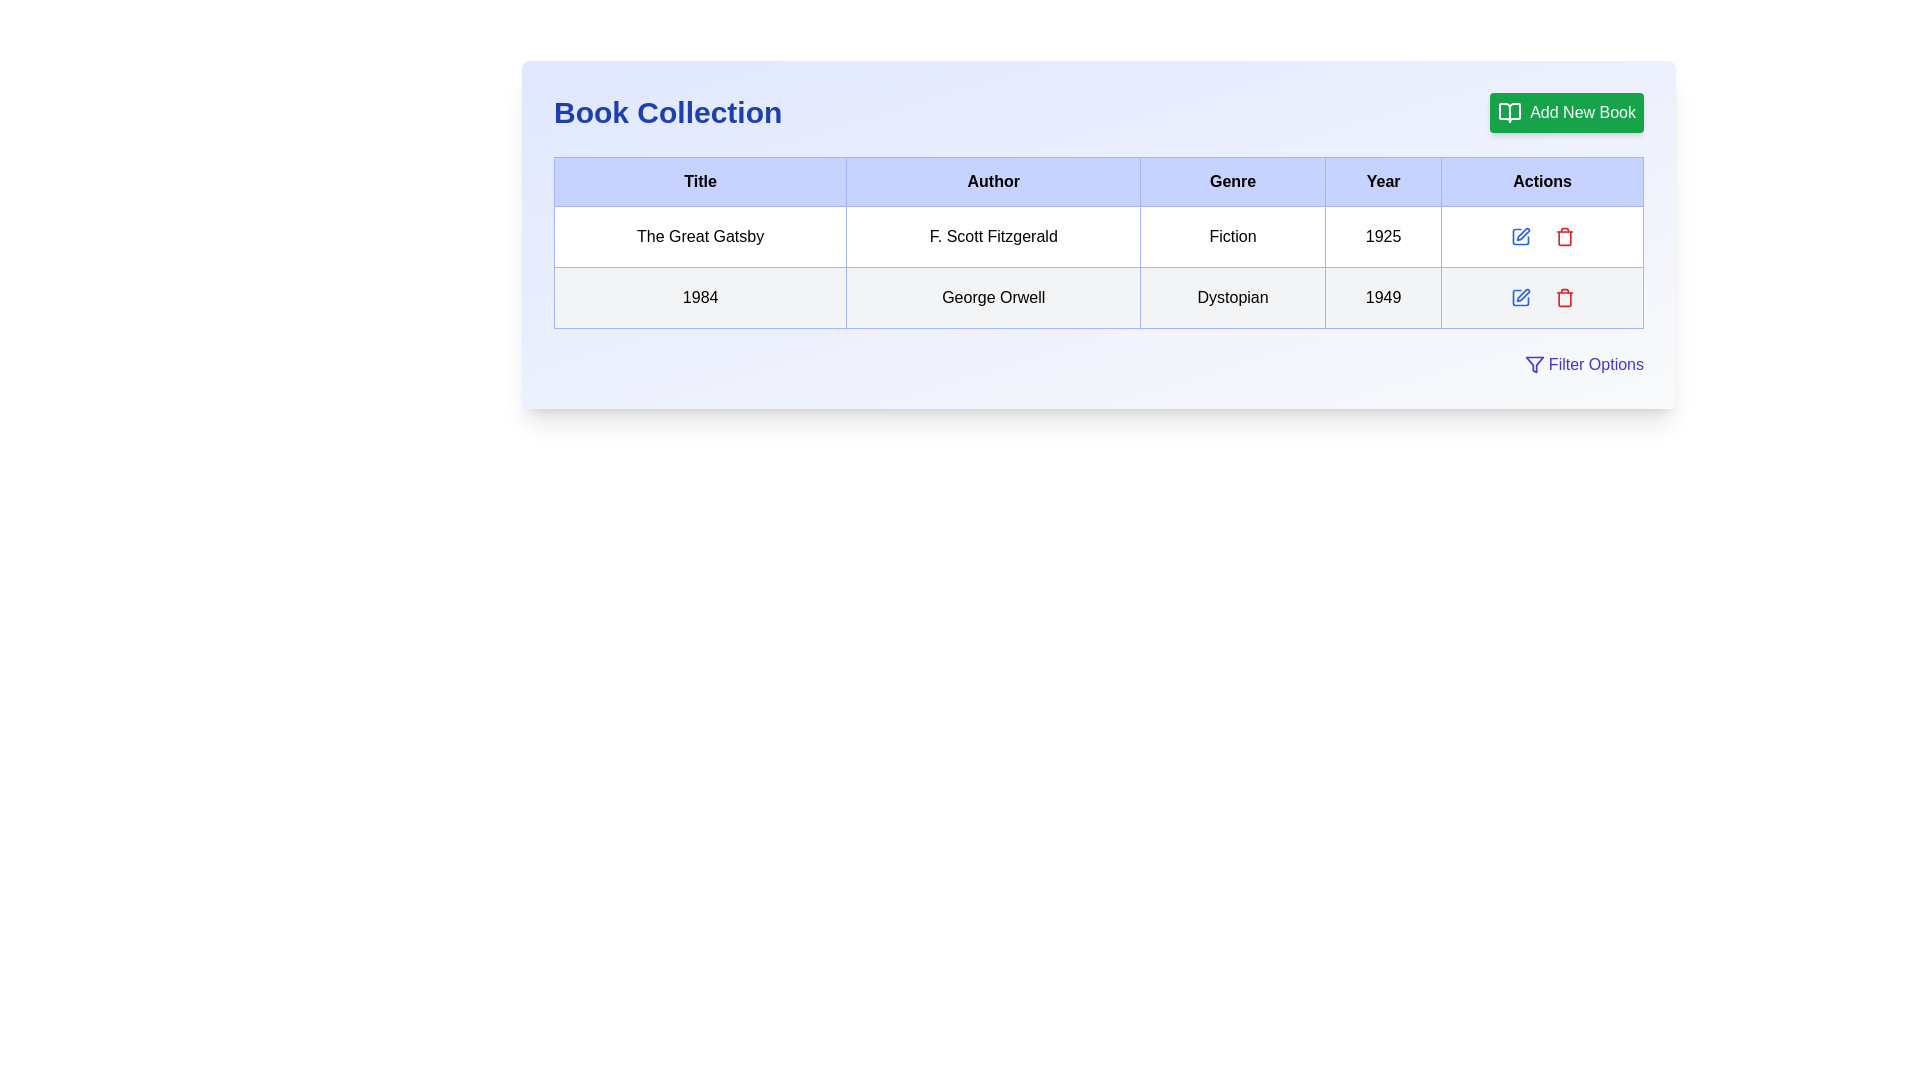 This screenshot has width=1920, height=1080. I want to click on the table row containing data for the book titled 'The Great Gatsby', which includes multiple columns such as title, author, genre, and publication year, so click(1098, 235).